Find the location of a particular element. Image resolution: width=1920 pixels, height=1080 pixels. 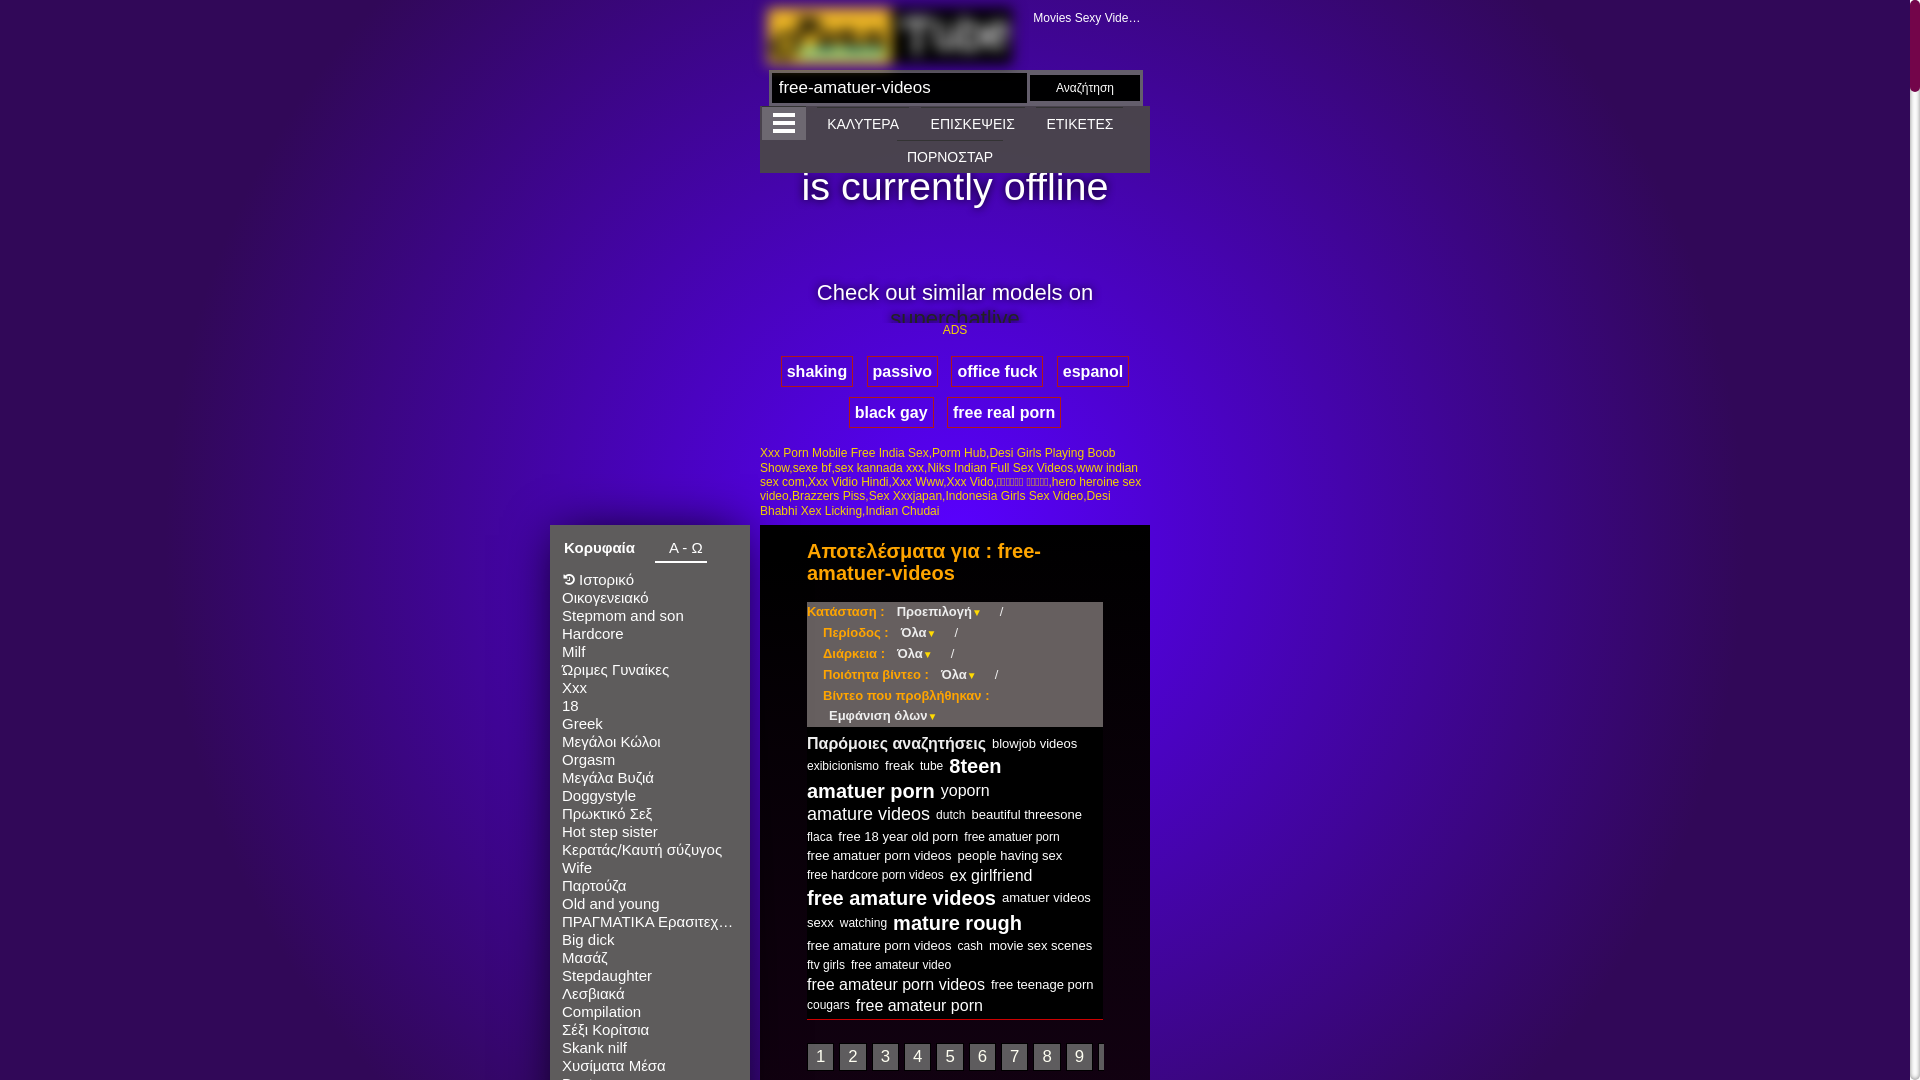

'Stepmom and son' is located at coordinates (649, 615).